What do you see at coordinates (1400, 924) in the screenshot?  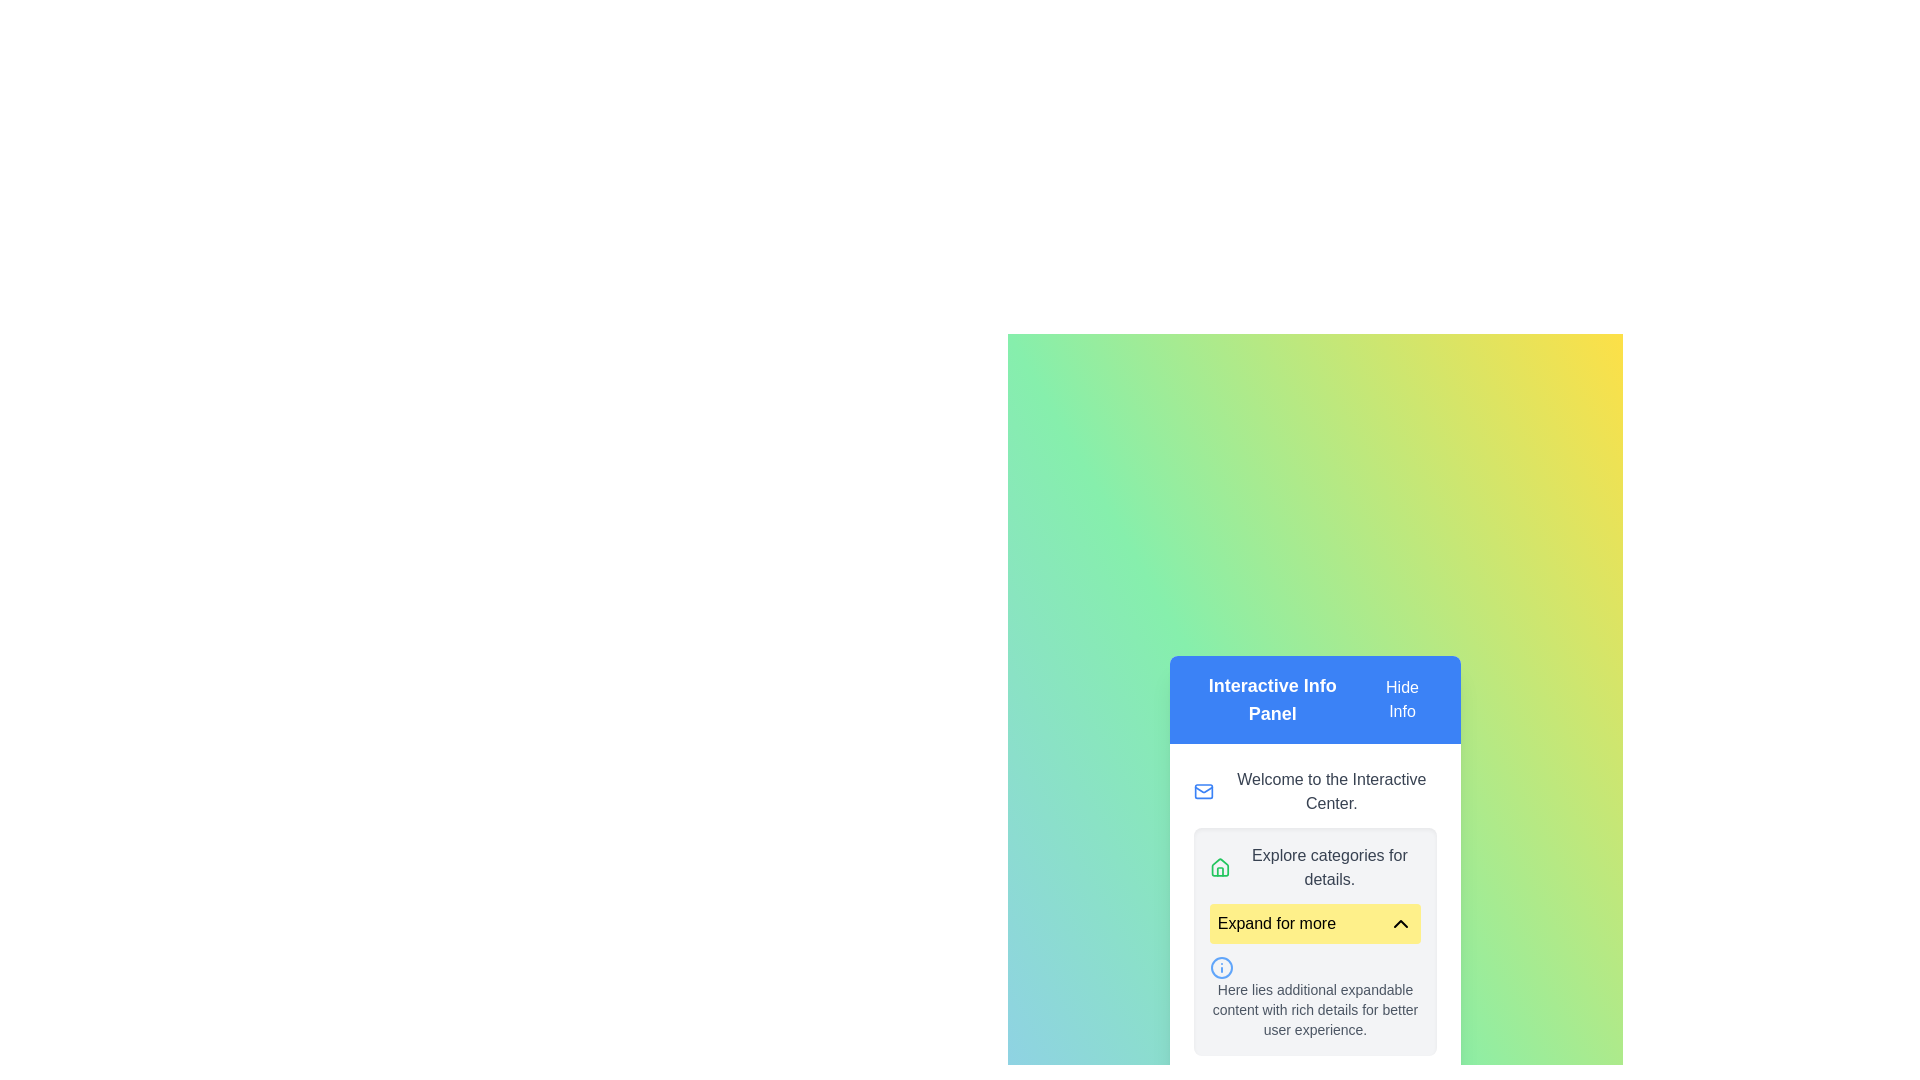 I see `the icon located at the right end of the yellow-highlighted bar labeled 'Expand for more', which serves as a visual cue for collapsing the associated section content` at bounding box center [1400, 924].